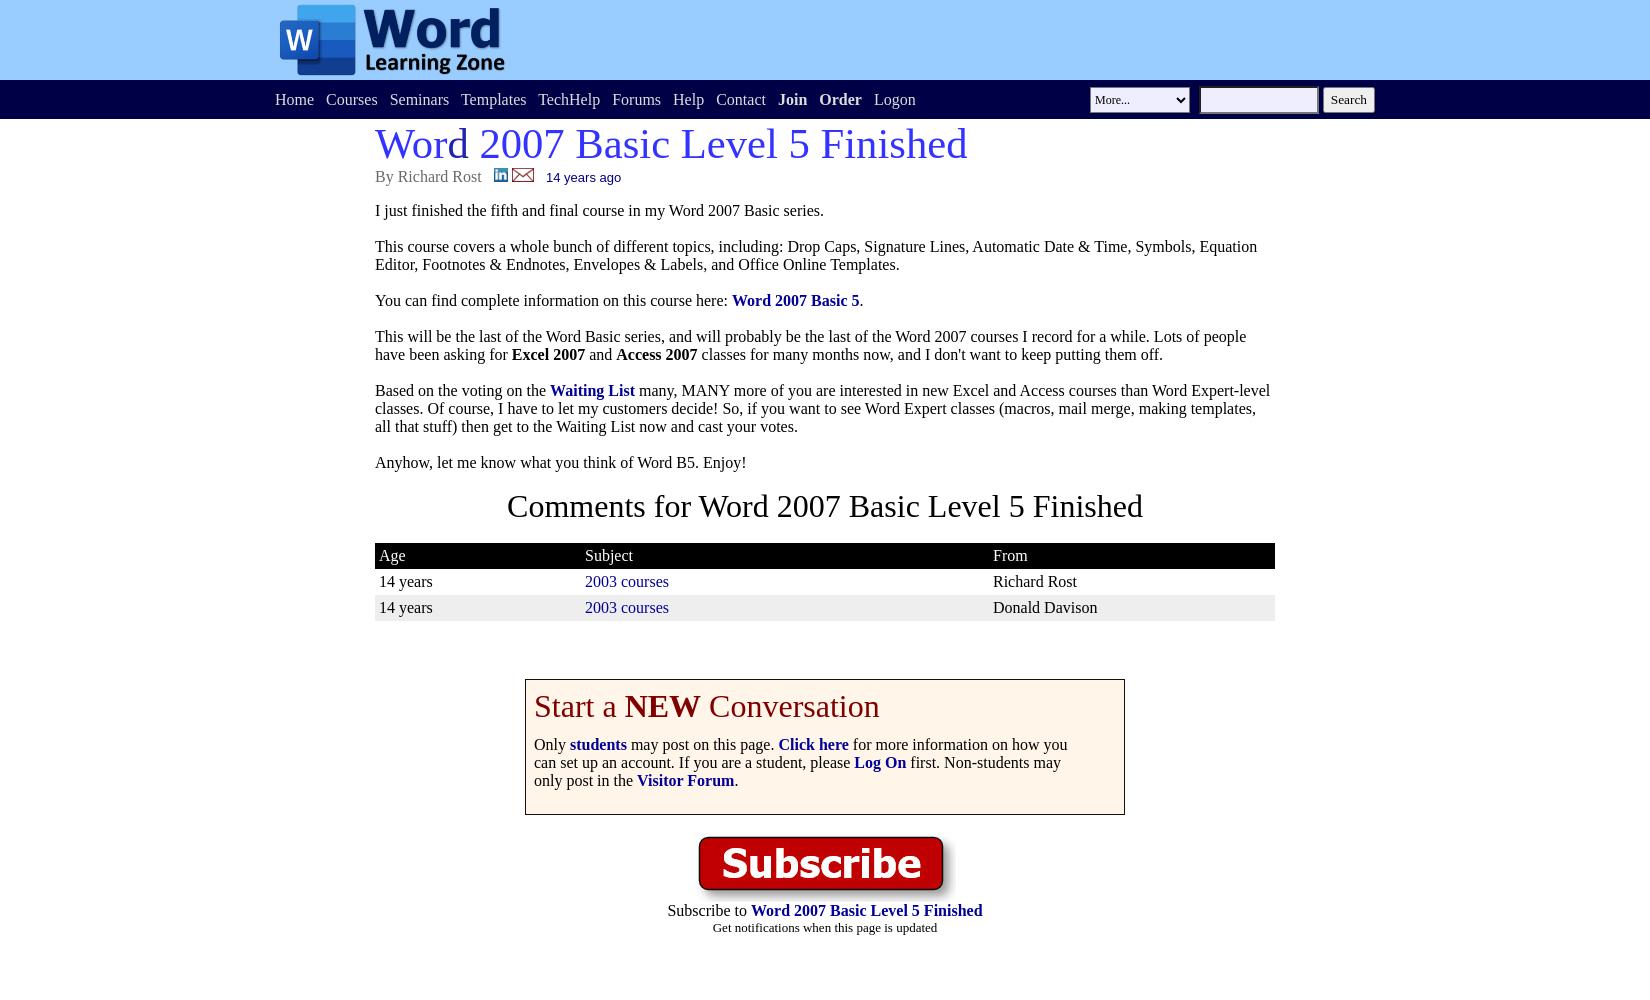 This screenshot has height=1000, width=1650. I want to click on 'Courses', so click(351, 97).